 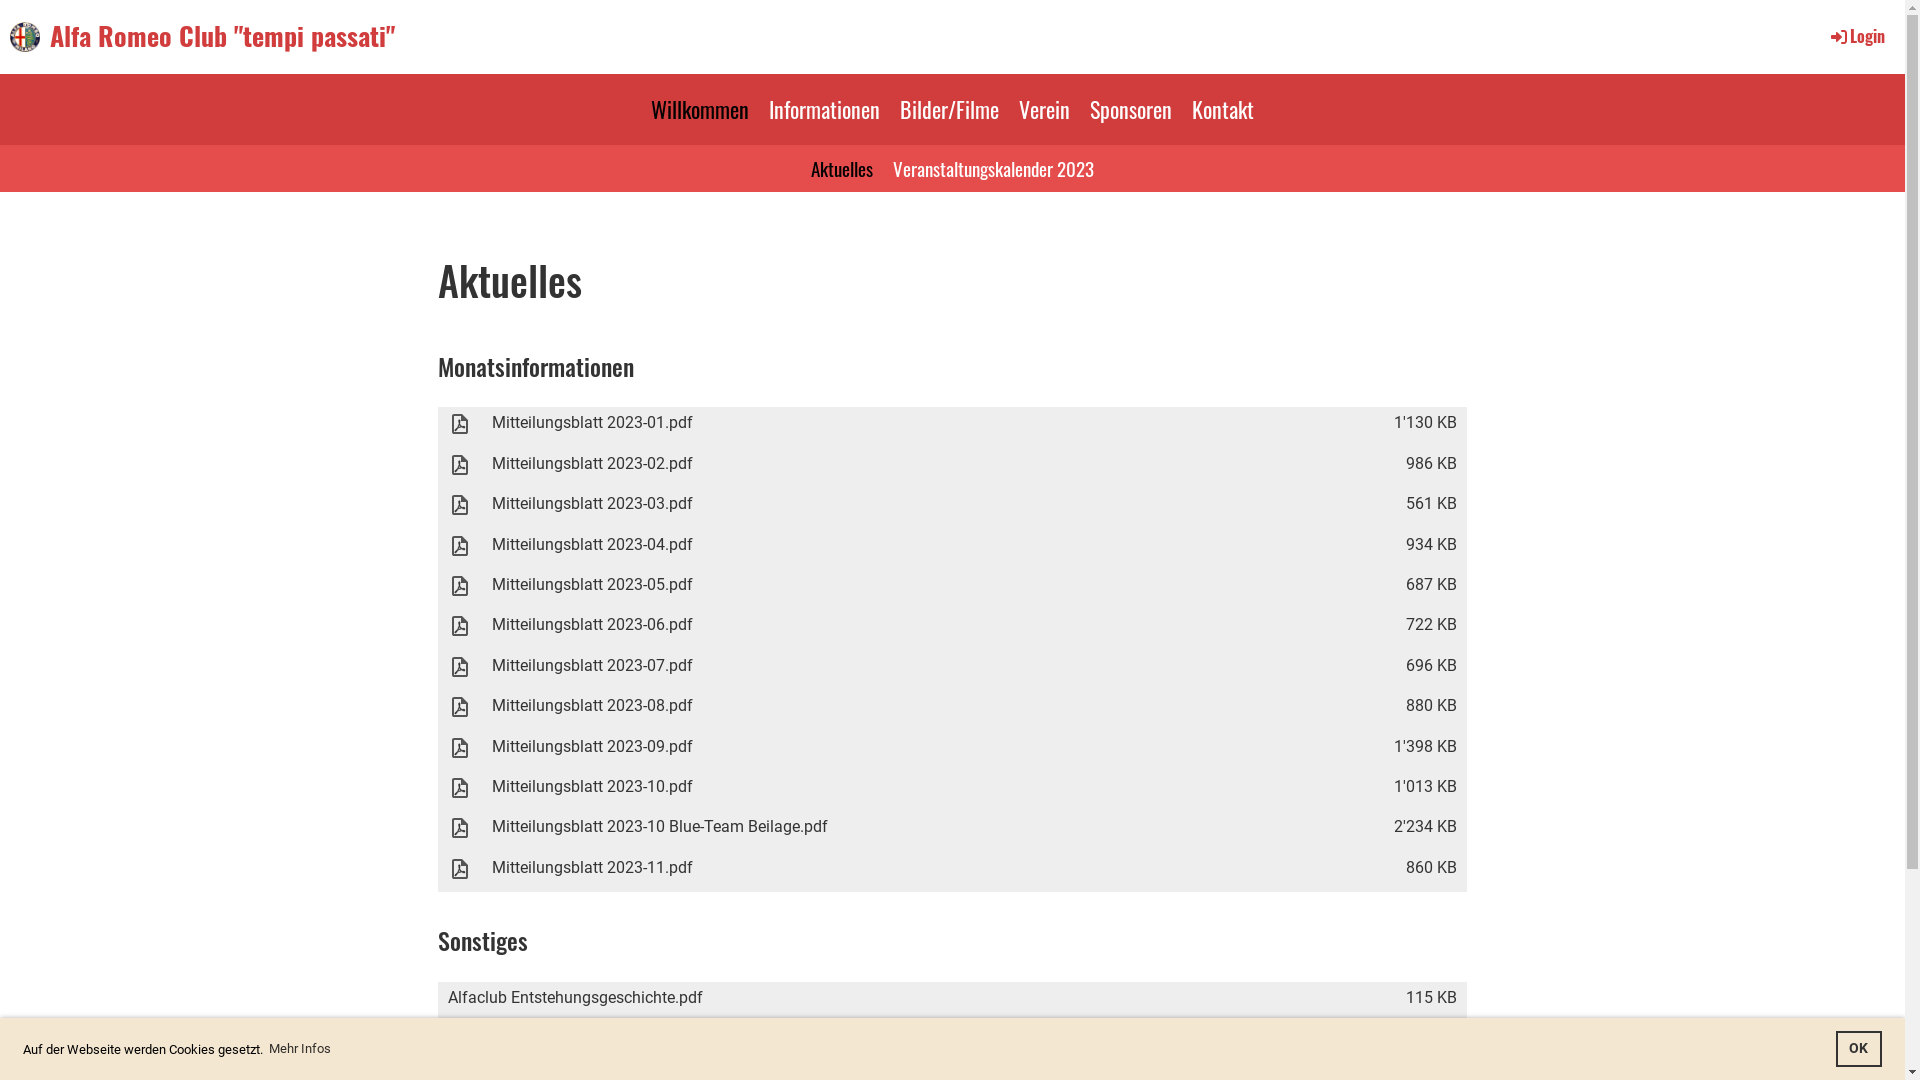 I want to click on 'Willkommen', so click(x=700, y=109).